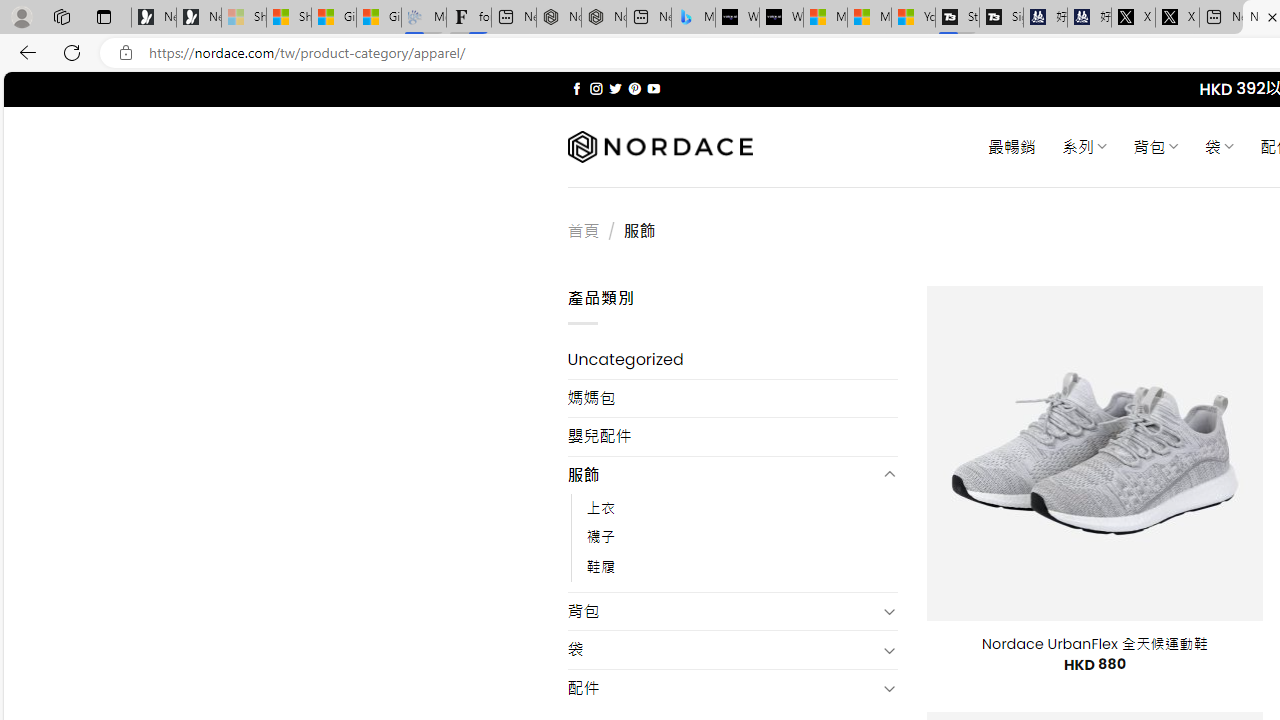 This screenshot has width=1280, height=720. What do you see at coordinates (825, 17) in the screenshot?
I see `'Microsoft Start Sports'` at bounding box center [825, 17].